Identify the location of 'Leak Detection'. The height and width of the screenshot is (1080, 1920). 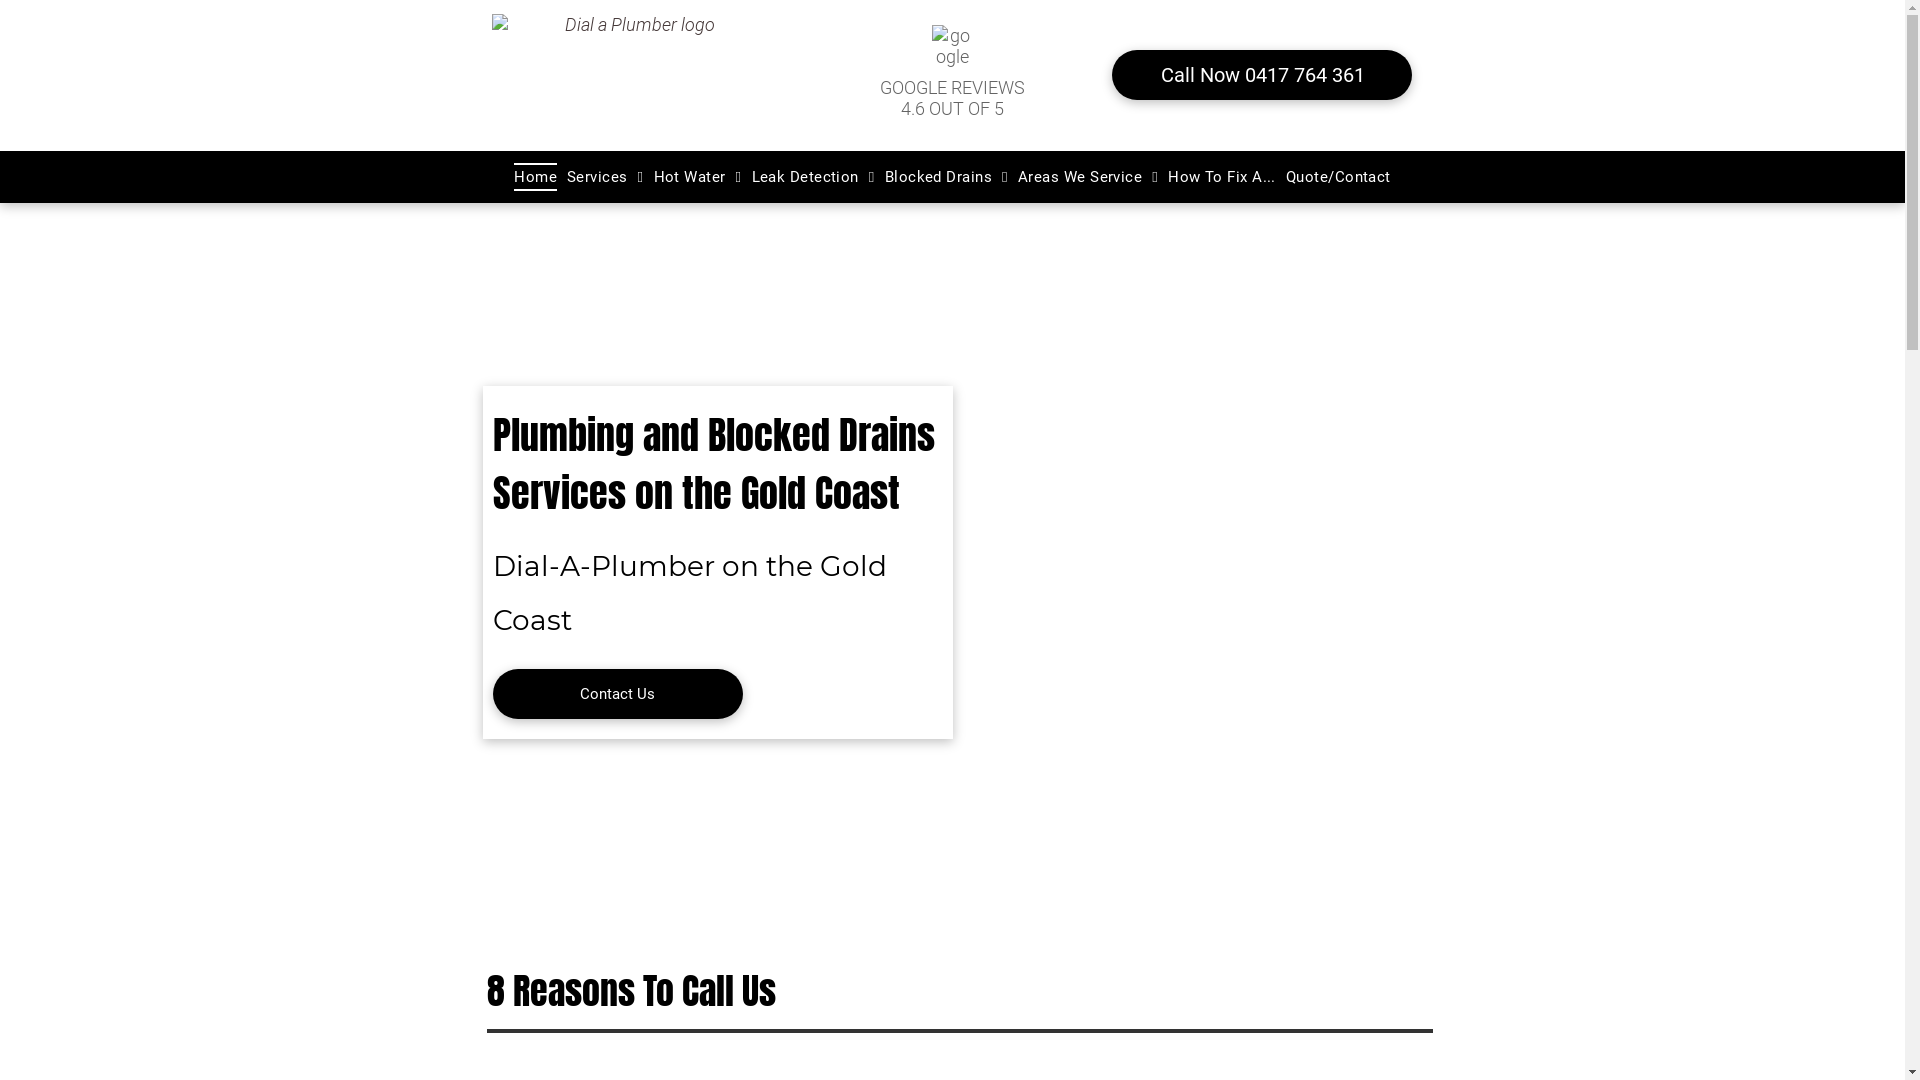
(813, 176).